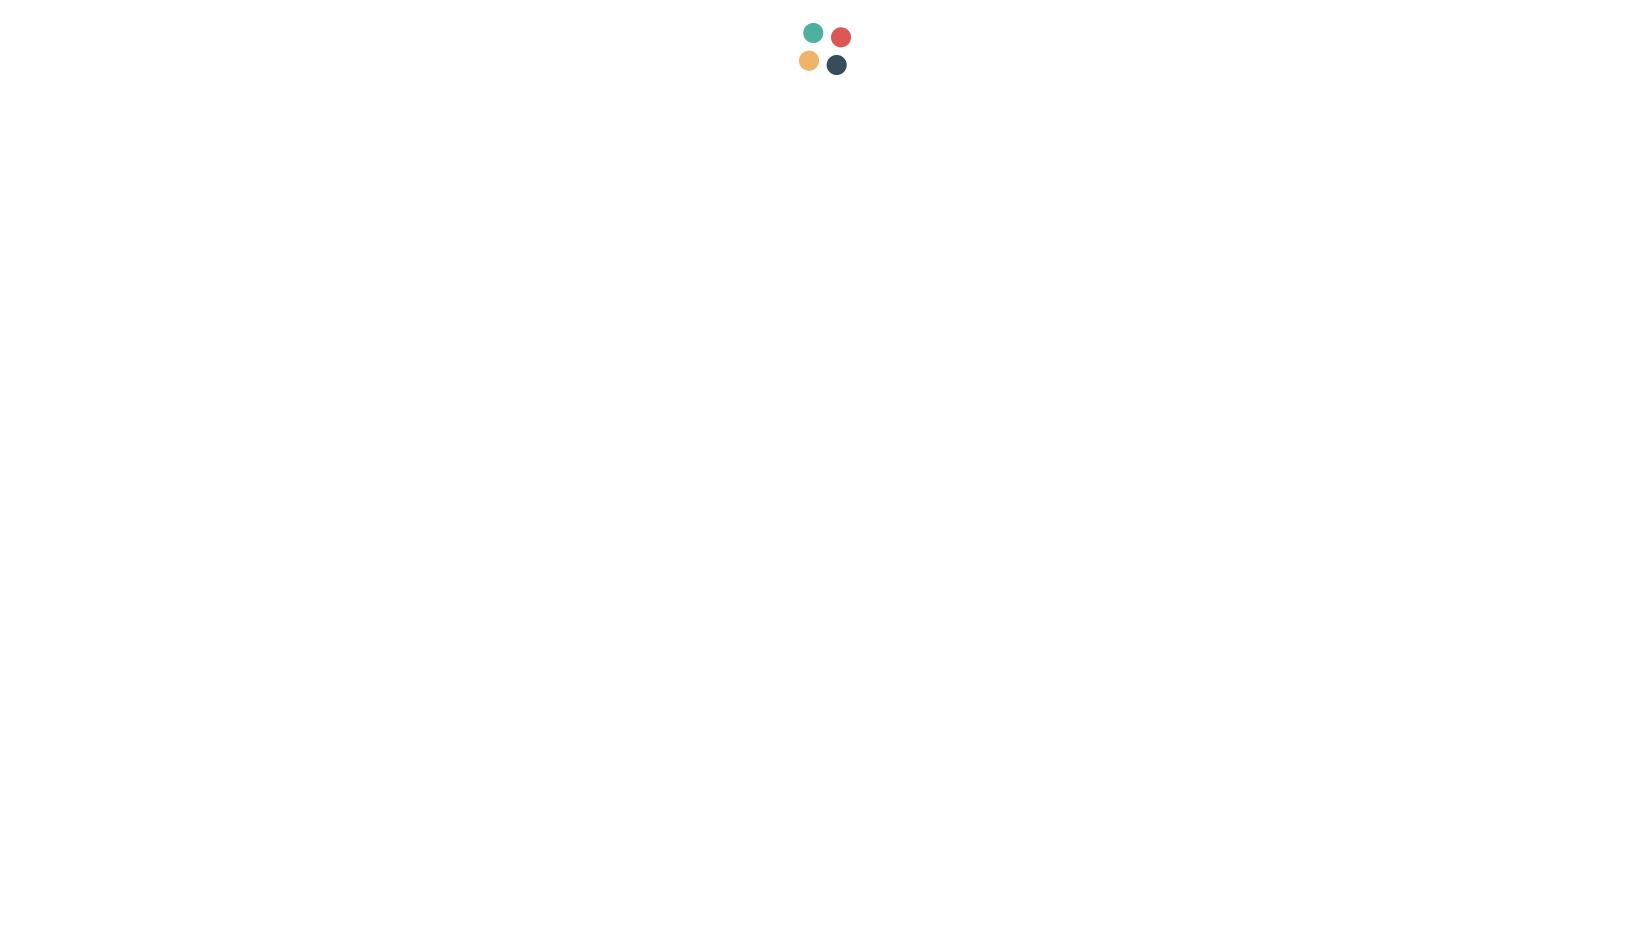  I want to click on 'In the midst of the ongoing 'digital explosion' (internet use, mobility and cloud services....), every new advance also brings with it greater opportunity for those with malign intent.  Many businesses seek to address these threats at a technical level, with limited understanding of the business risk.  Recent high profile events have shown that this approach can leave even relatively sophisticated organisations vulnerable.', so click(579, 275).